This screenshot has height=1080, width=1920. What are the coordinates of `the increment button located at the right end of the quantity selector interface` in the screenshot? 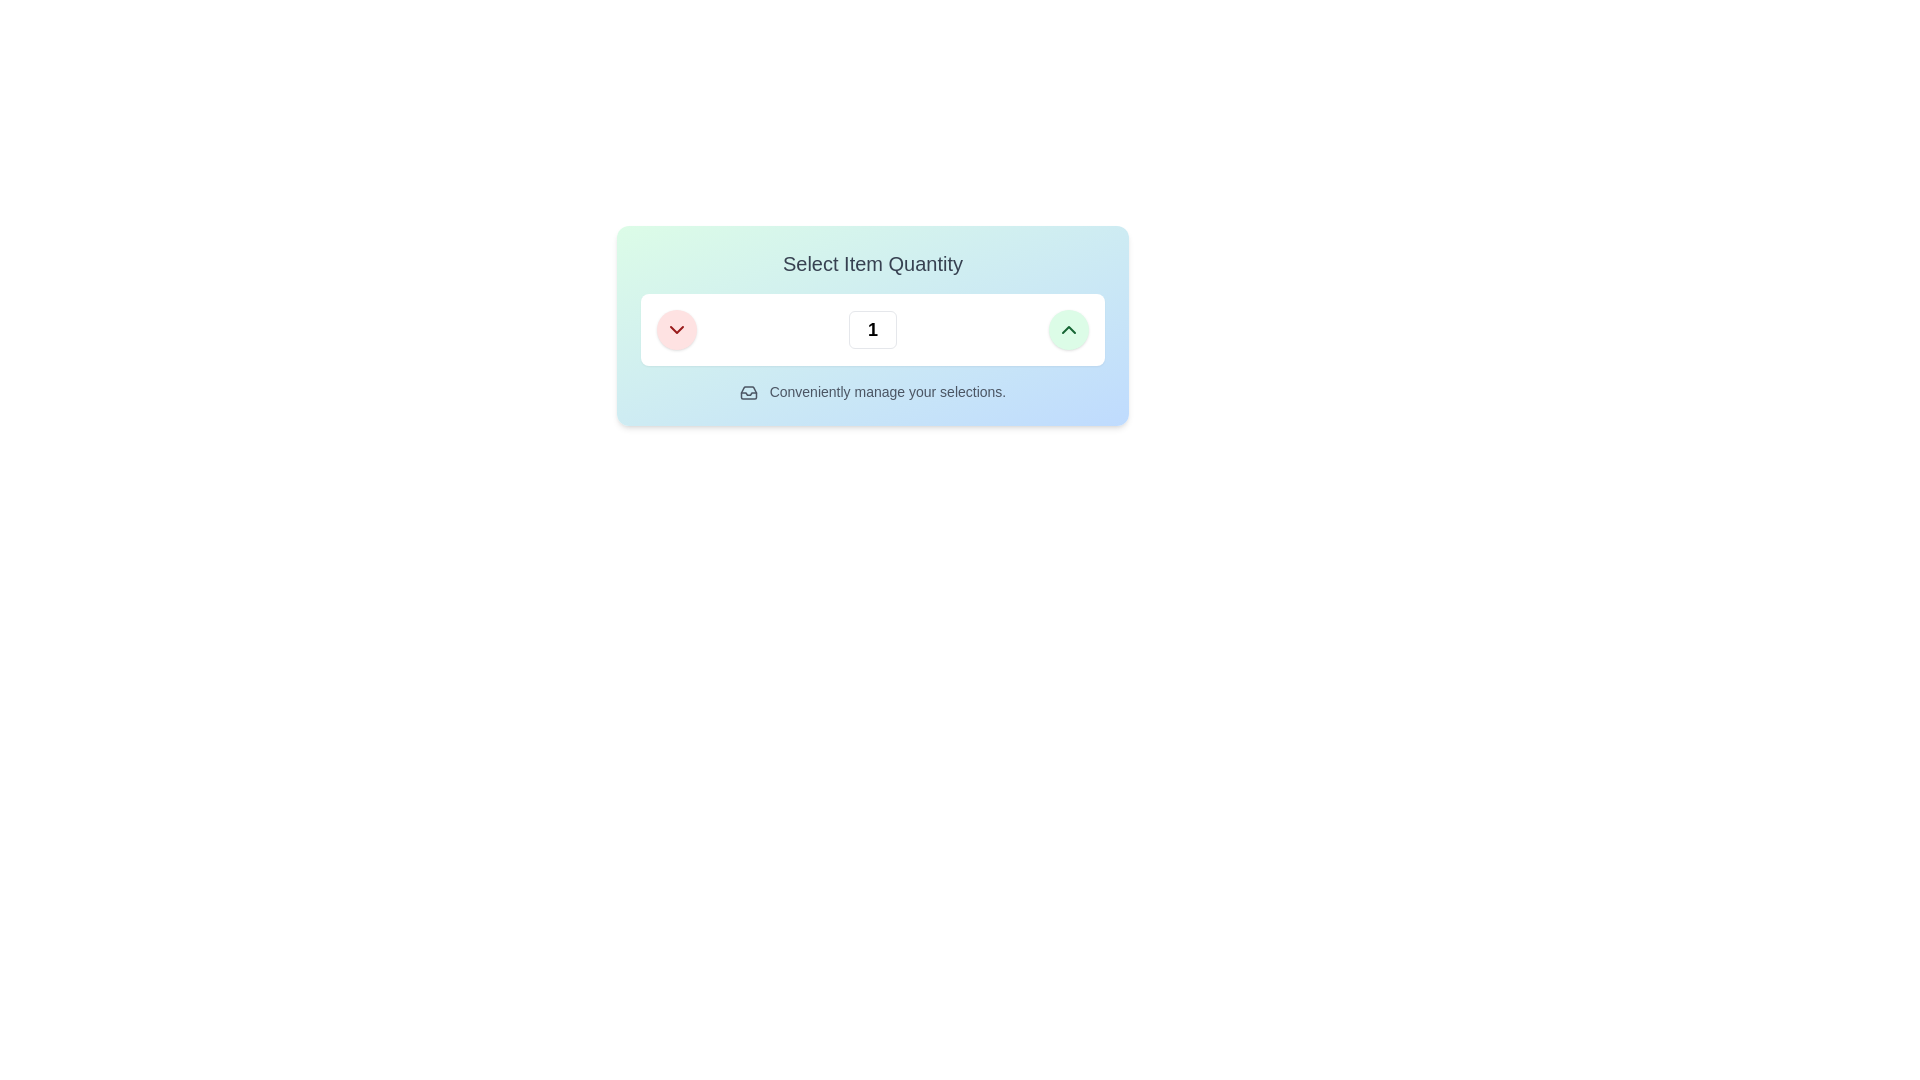 It's located at (1068, 329).